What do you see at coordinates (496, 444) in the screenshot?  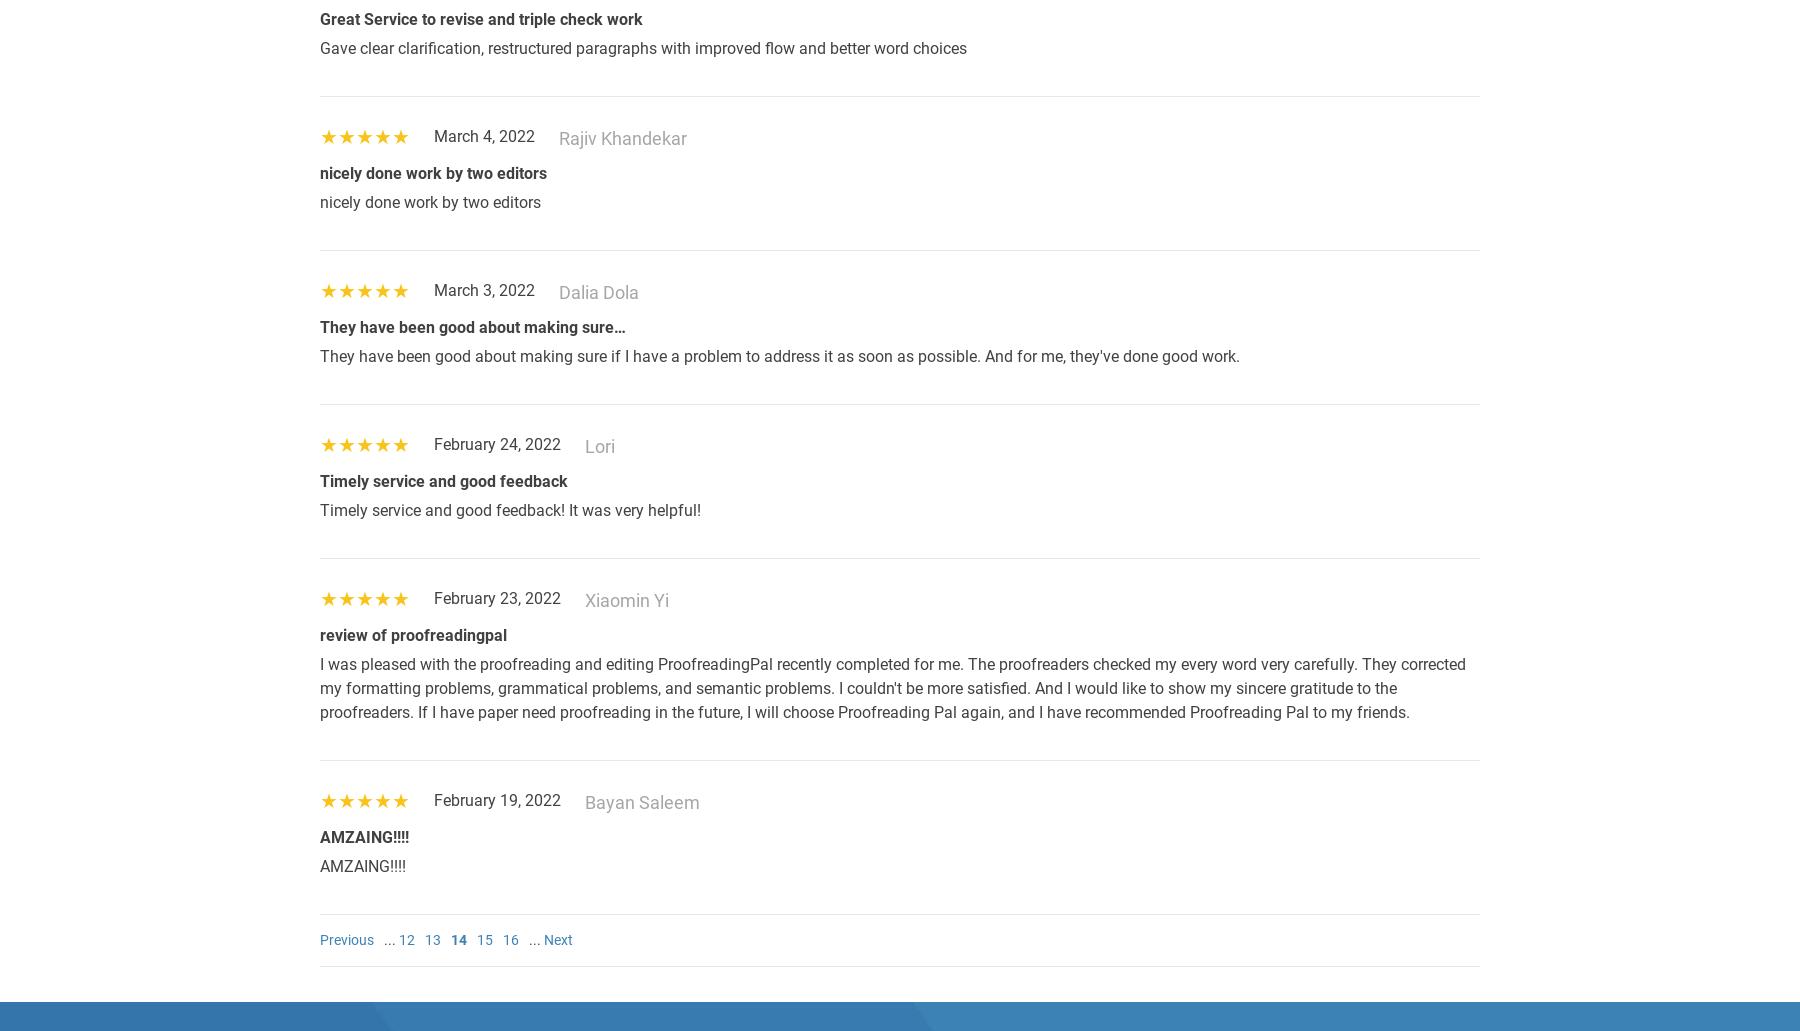 I see `'February 24, 2022'` at bounding box center [496, 444].